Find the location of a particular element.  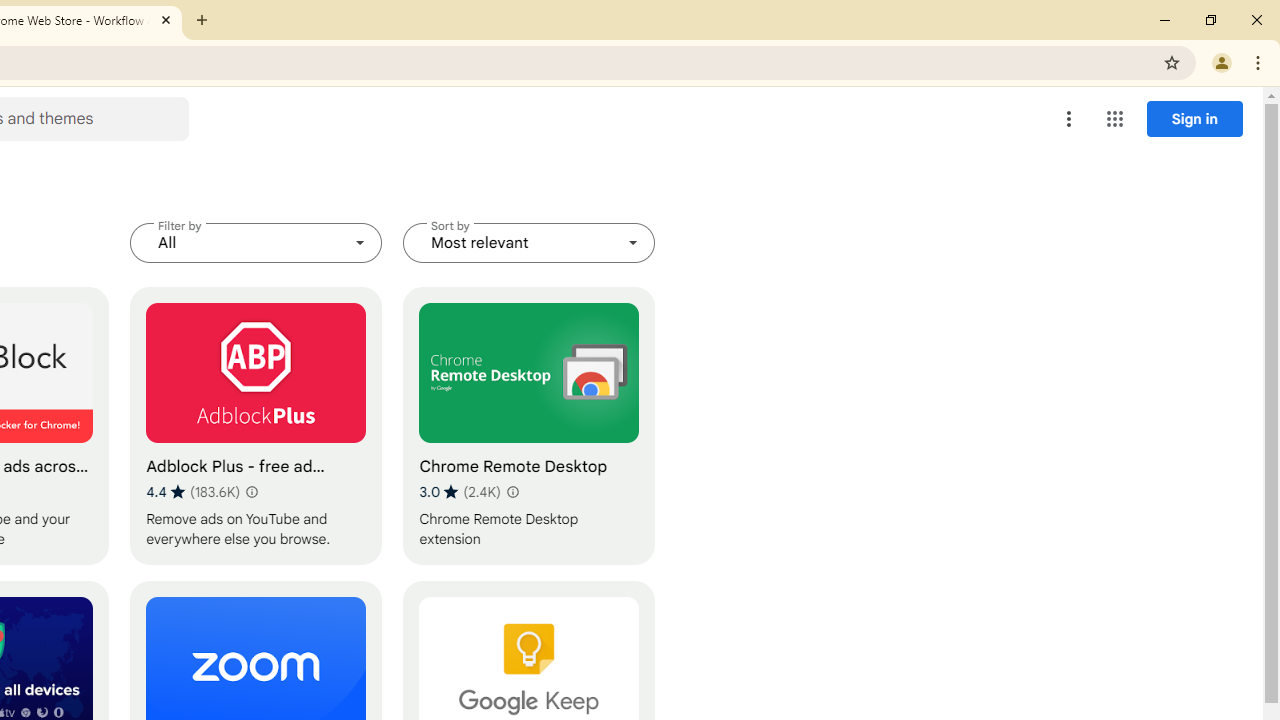

'Sort by Most relevant' is located at coordinates (529, 242).